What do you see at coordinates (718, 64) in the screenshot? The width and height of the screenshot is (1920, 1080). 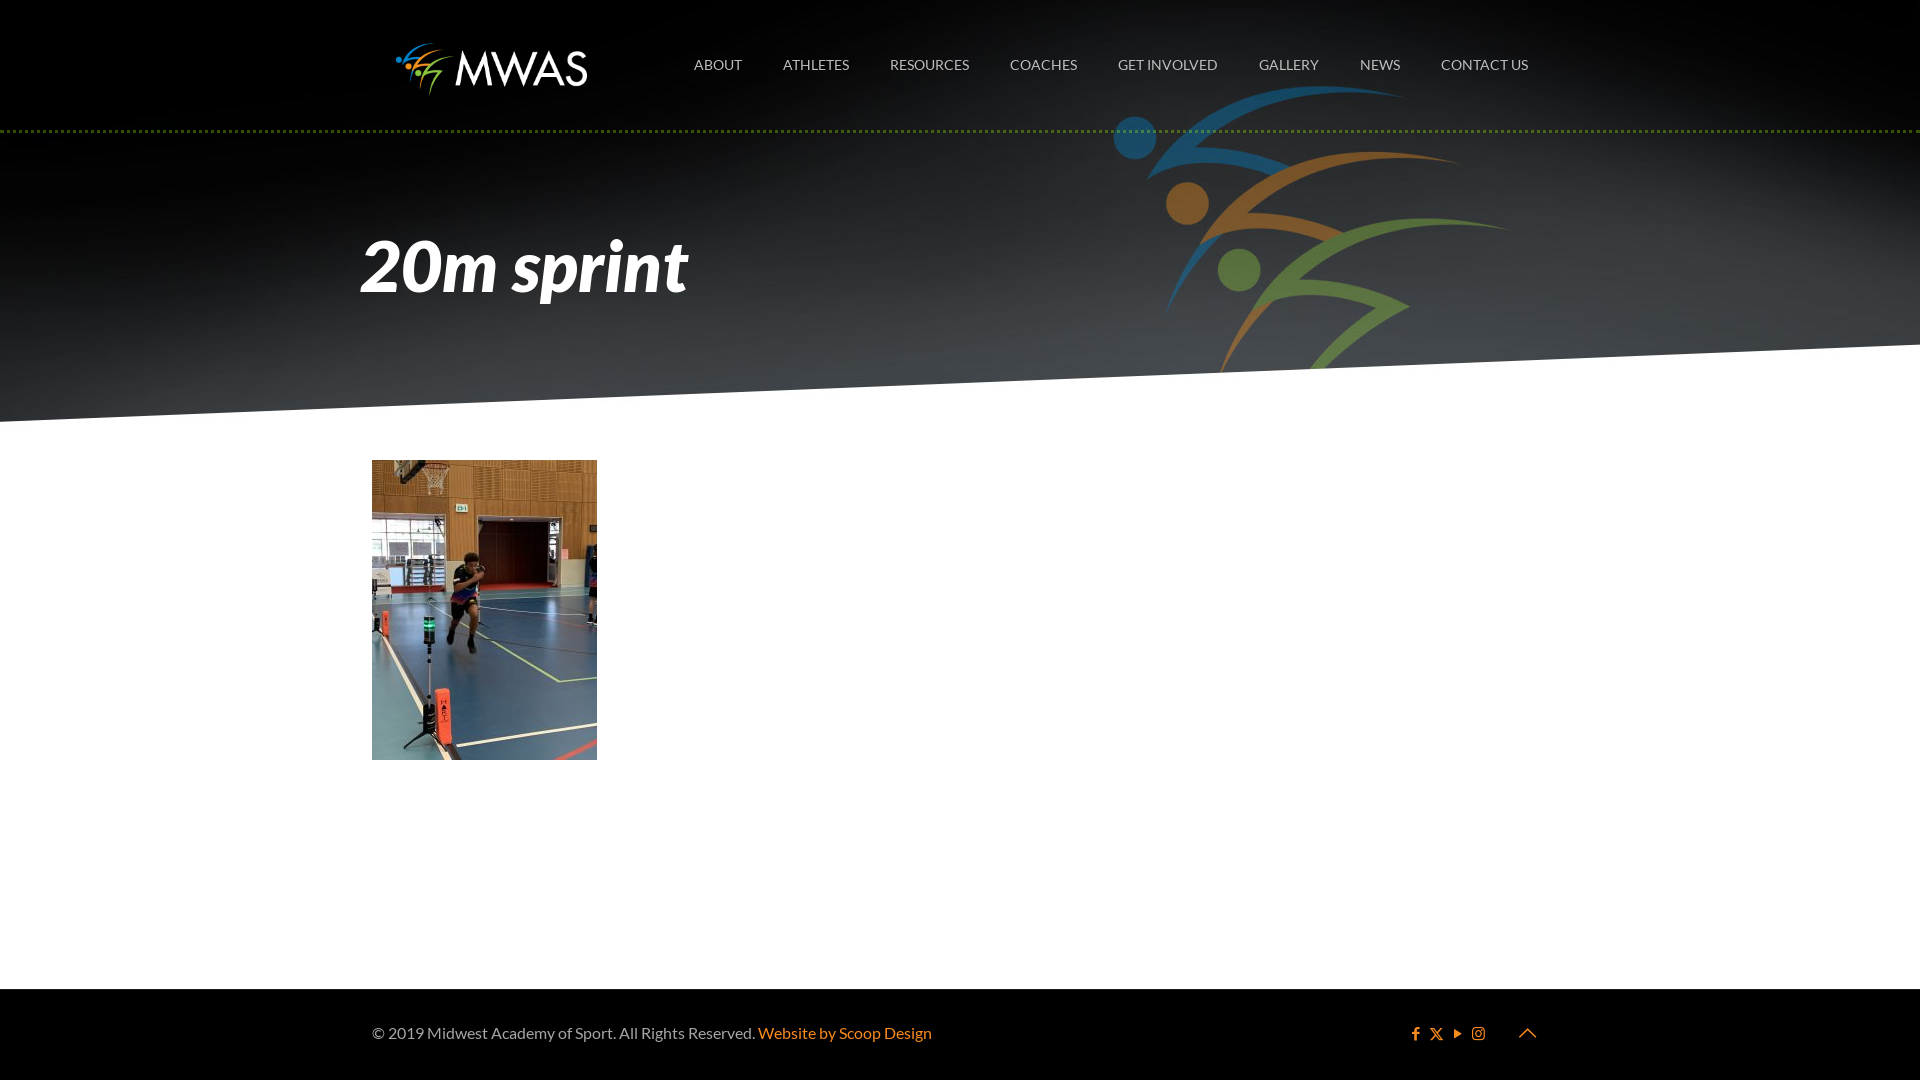 I see `'ABOUT'` at bounding box center [718, 64].